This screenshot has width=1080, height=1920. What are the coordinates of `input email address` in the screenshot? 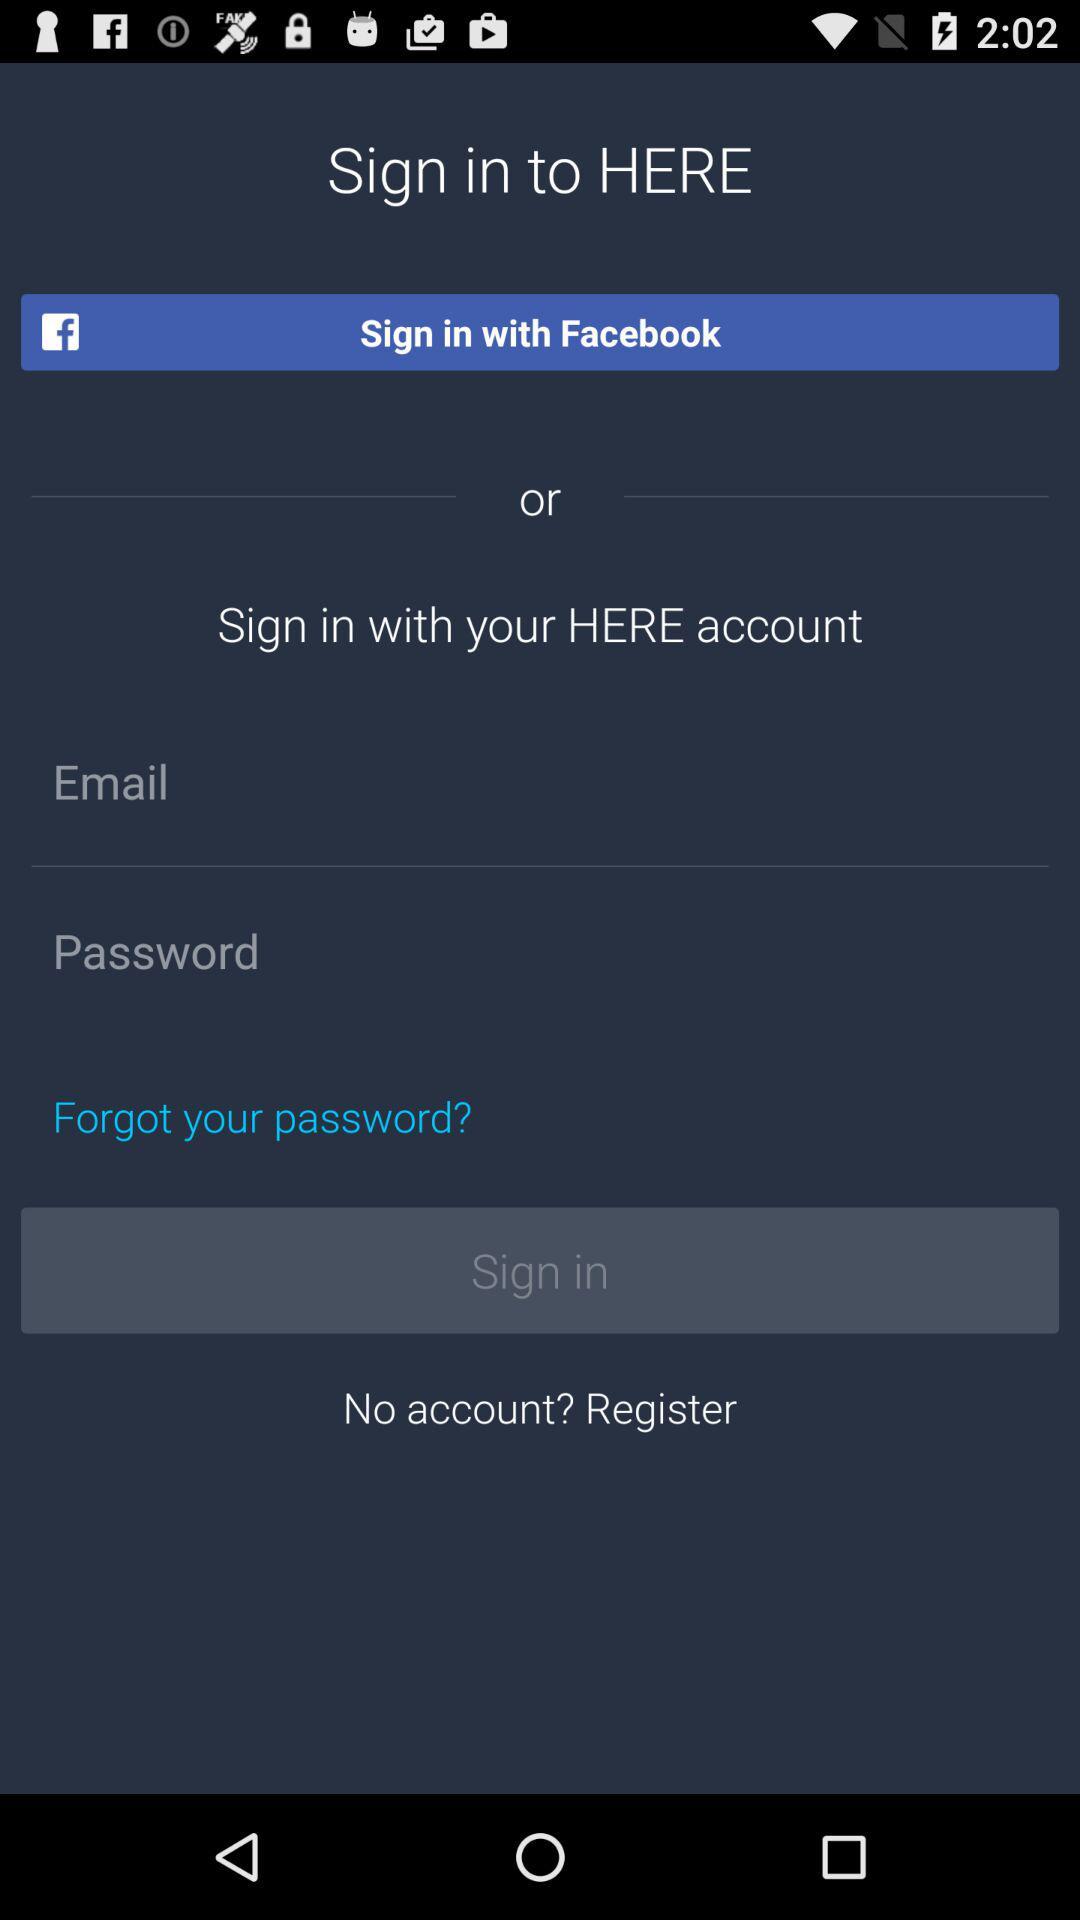 It's located at (540, 780).